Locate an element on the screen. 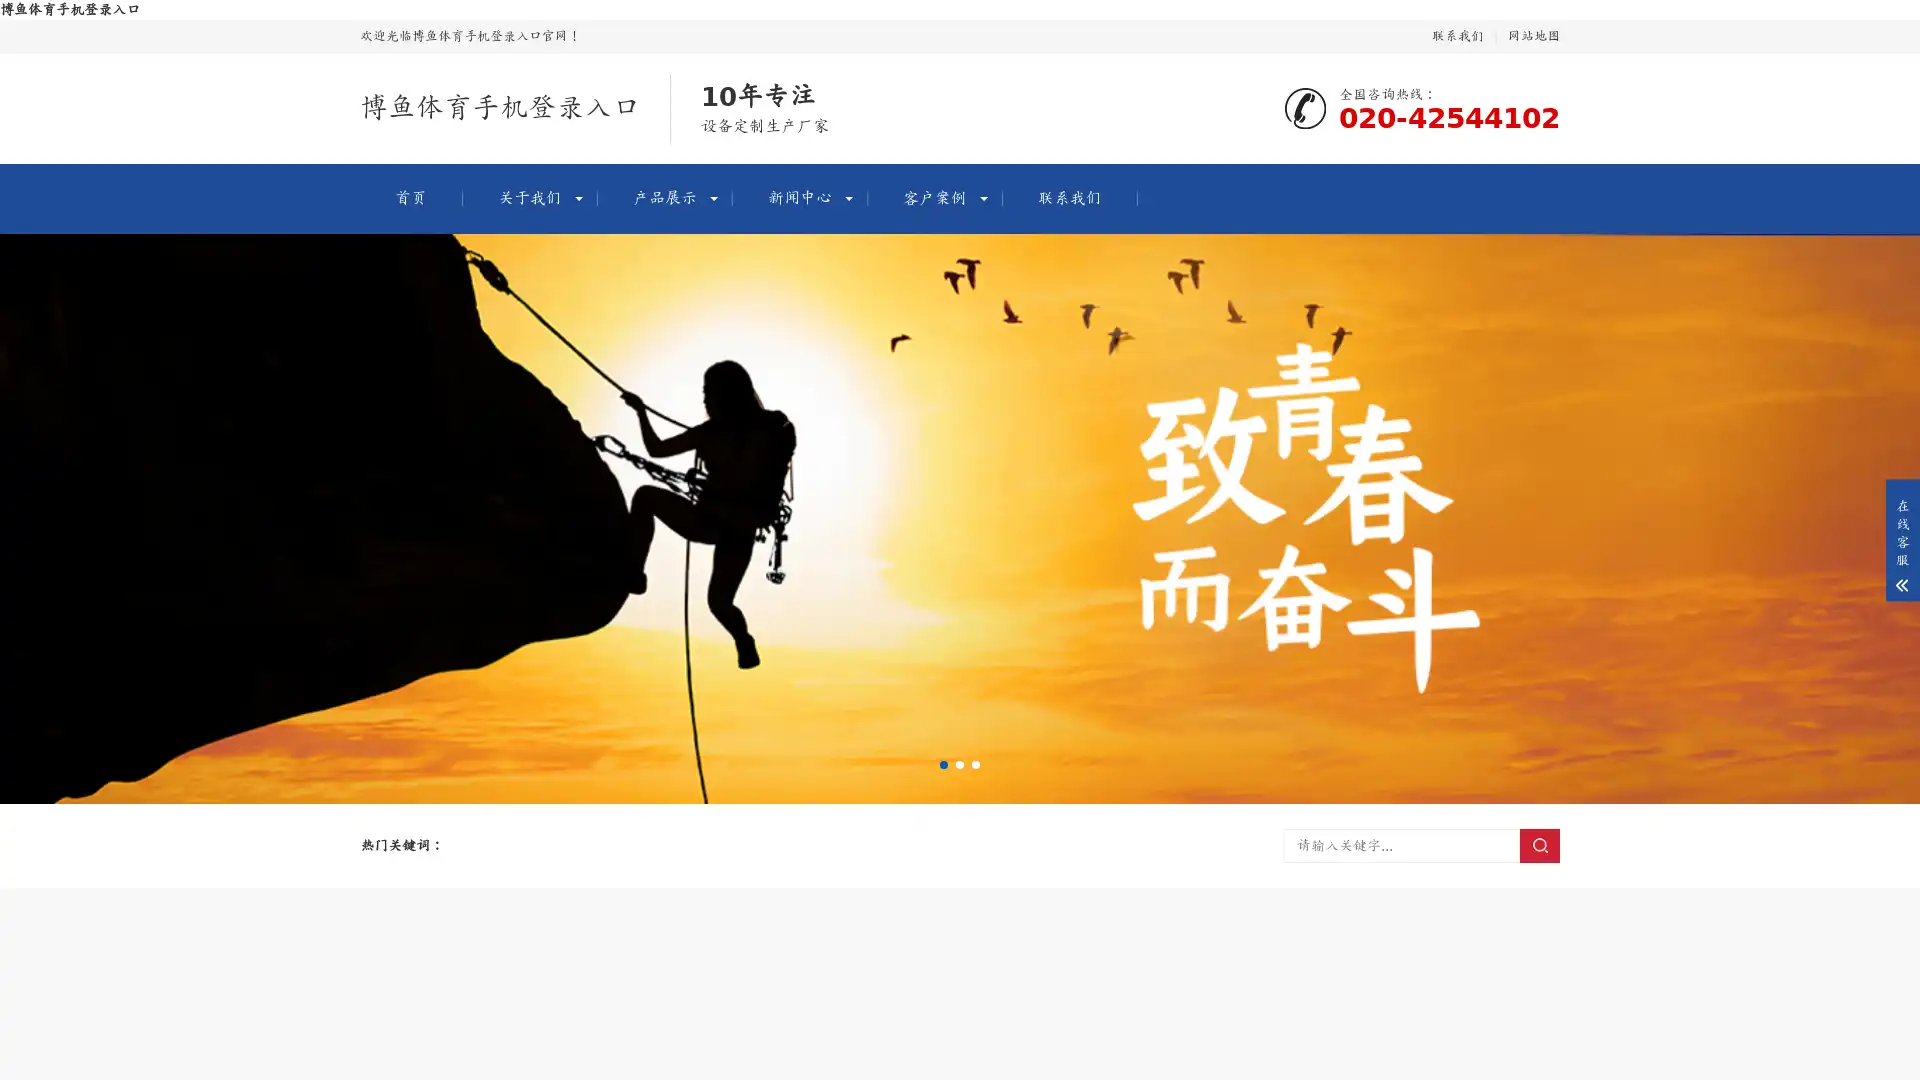 The width and height of the screenshot is (1920, 1080). Go to slide 3 is located at coordinates (975, 764).